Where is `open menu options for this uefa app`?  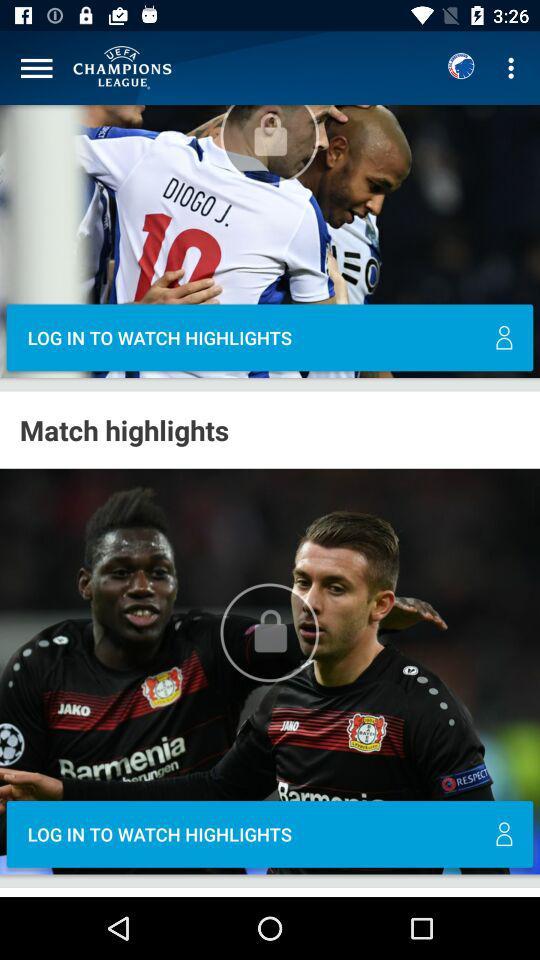 open menu options for this uefa app is located at coordinates (36, 68).